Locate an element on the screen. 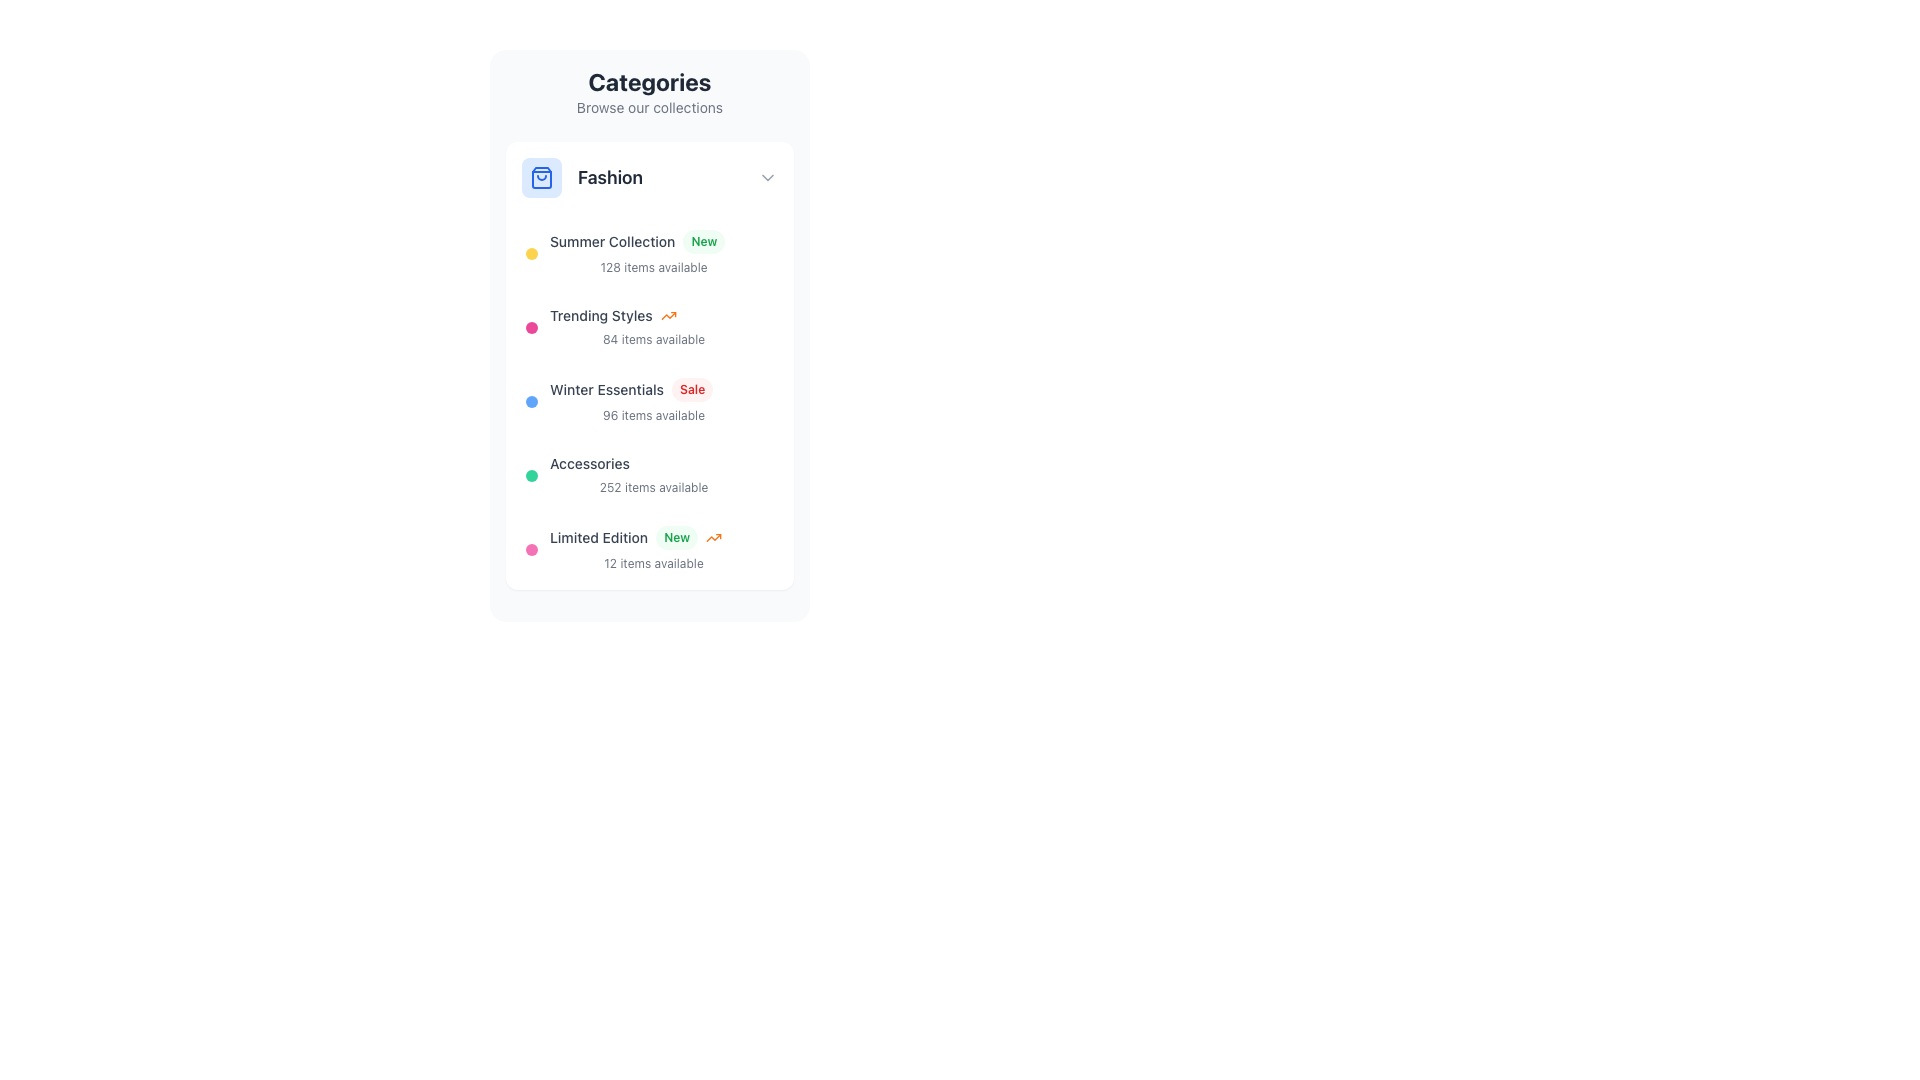 This screenshot has width=1920, height=1080. the blue briefcase or shopping bag icon in the navigation menu, which is positioned to the left of the 'Fashion' text label is located at coordinates (542, 176).